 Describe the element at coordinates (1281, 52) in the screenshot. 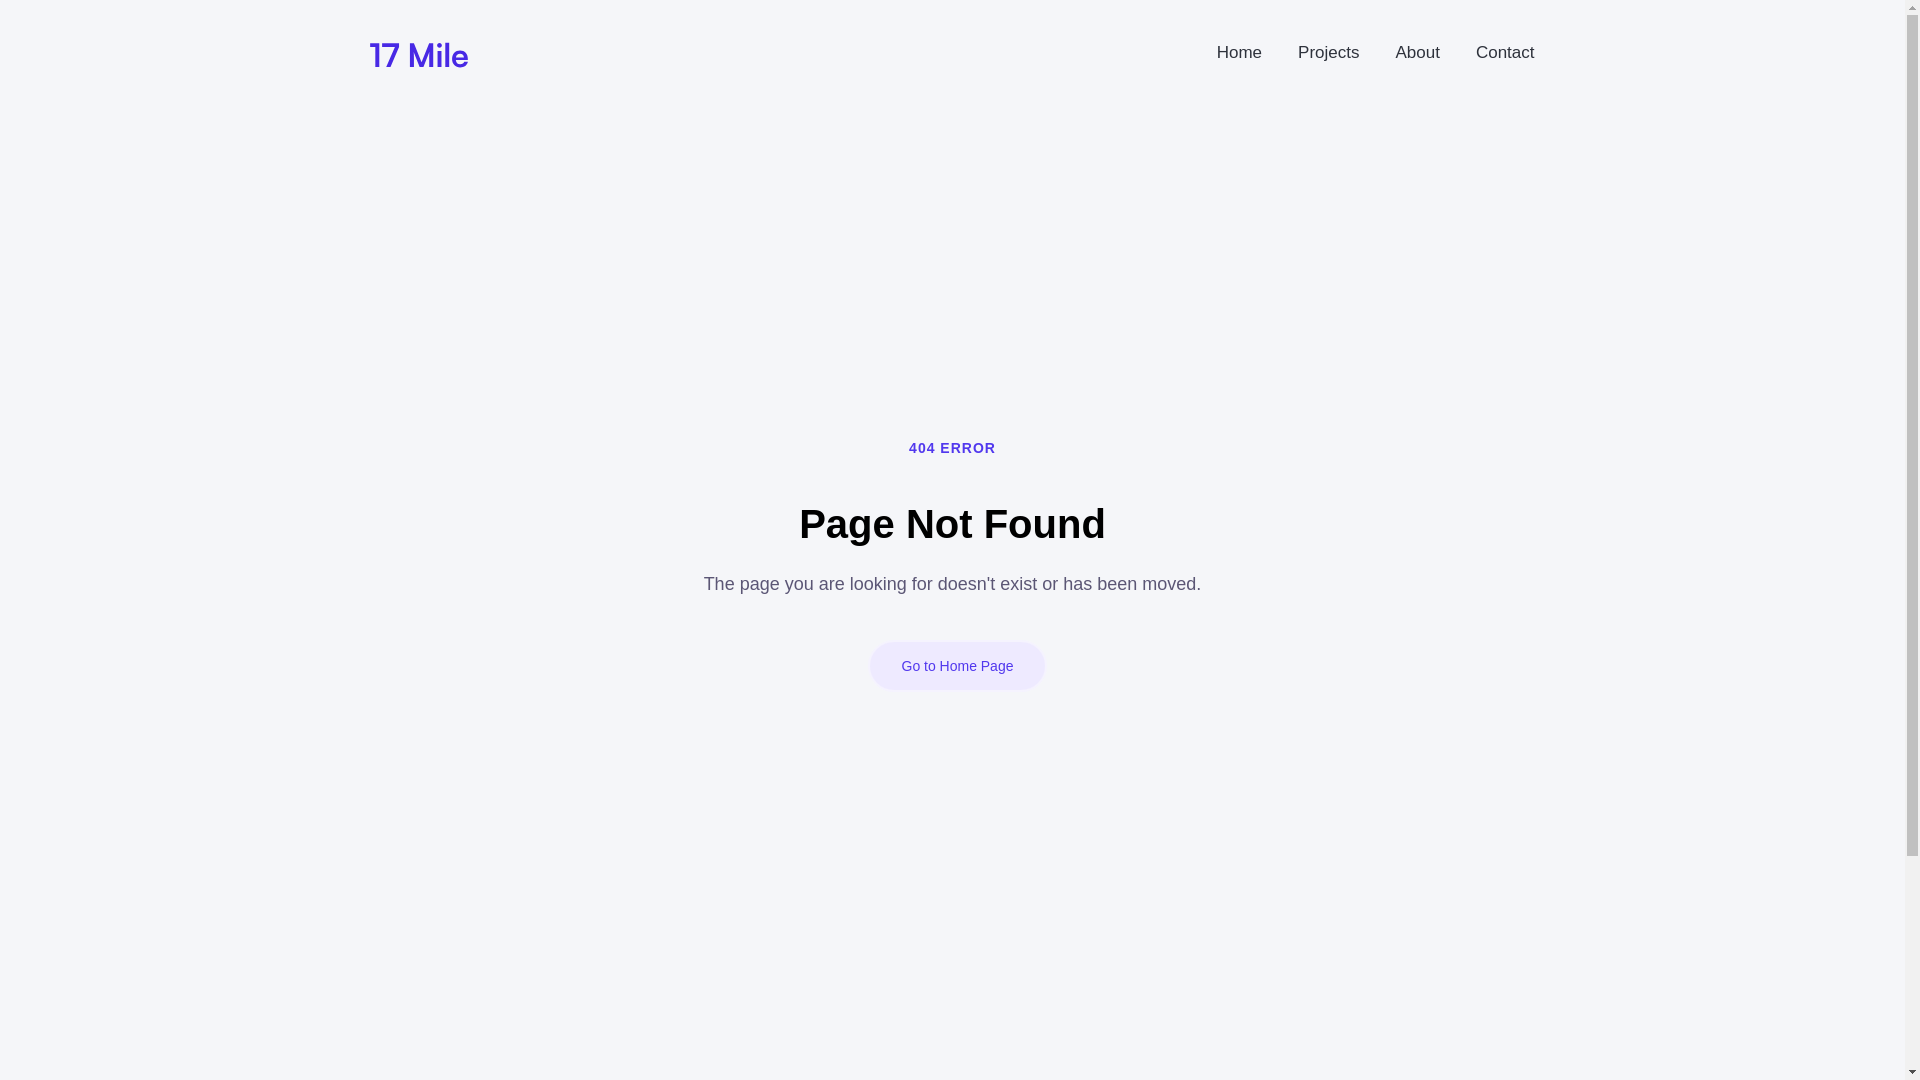

I see `'Projects'` at that location.